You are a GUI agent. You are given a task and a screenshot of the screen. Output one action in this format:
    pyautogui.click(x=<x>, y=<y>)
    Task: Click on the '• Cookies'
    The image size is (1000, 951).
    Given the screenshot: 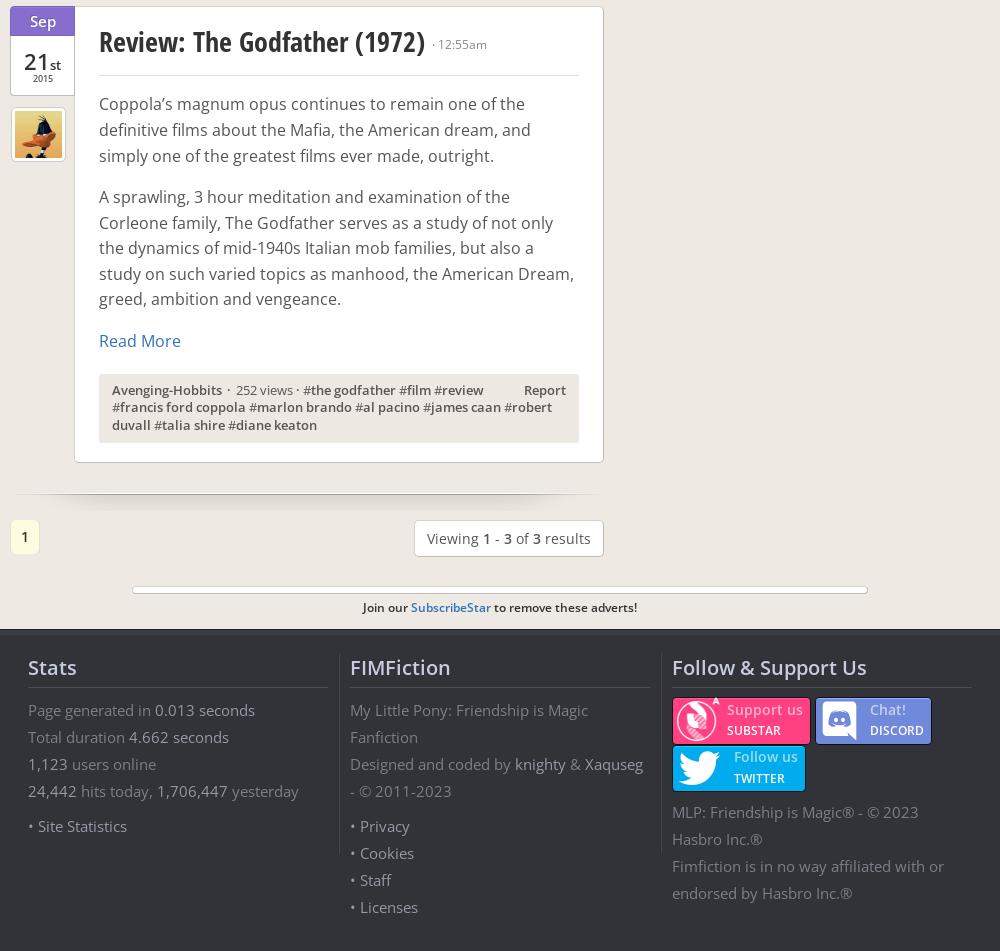 What is the action you would take?
    pyautogui.click(x=382, y=851)
    